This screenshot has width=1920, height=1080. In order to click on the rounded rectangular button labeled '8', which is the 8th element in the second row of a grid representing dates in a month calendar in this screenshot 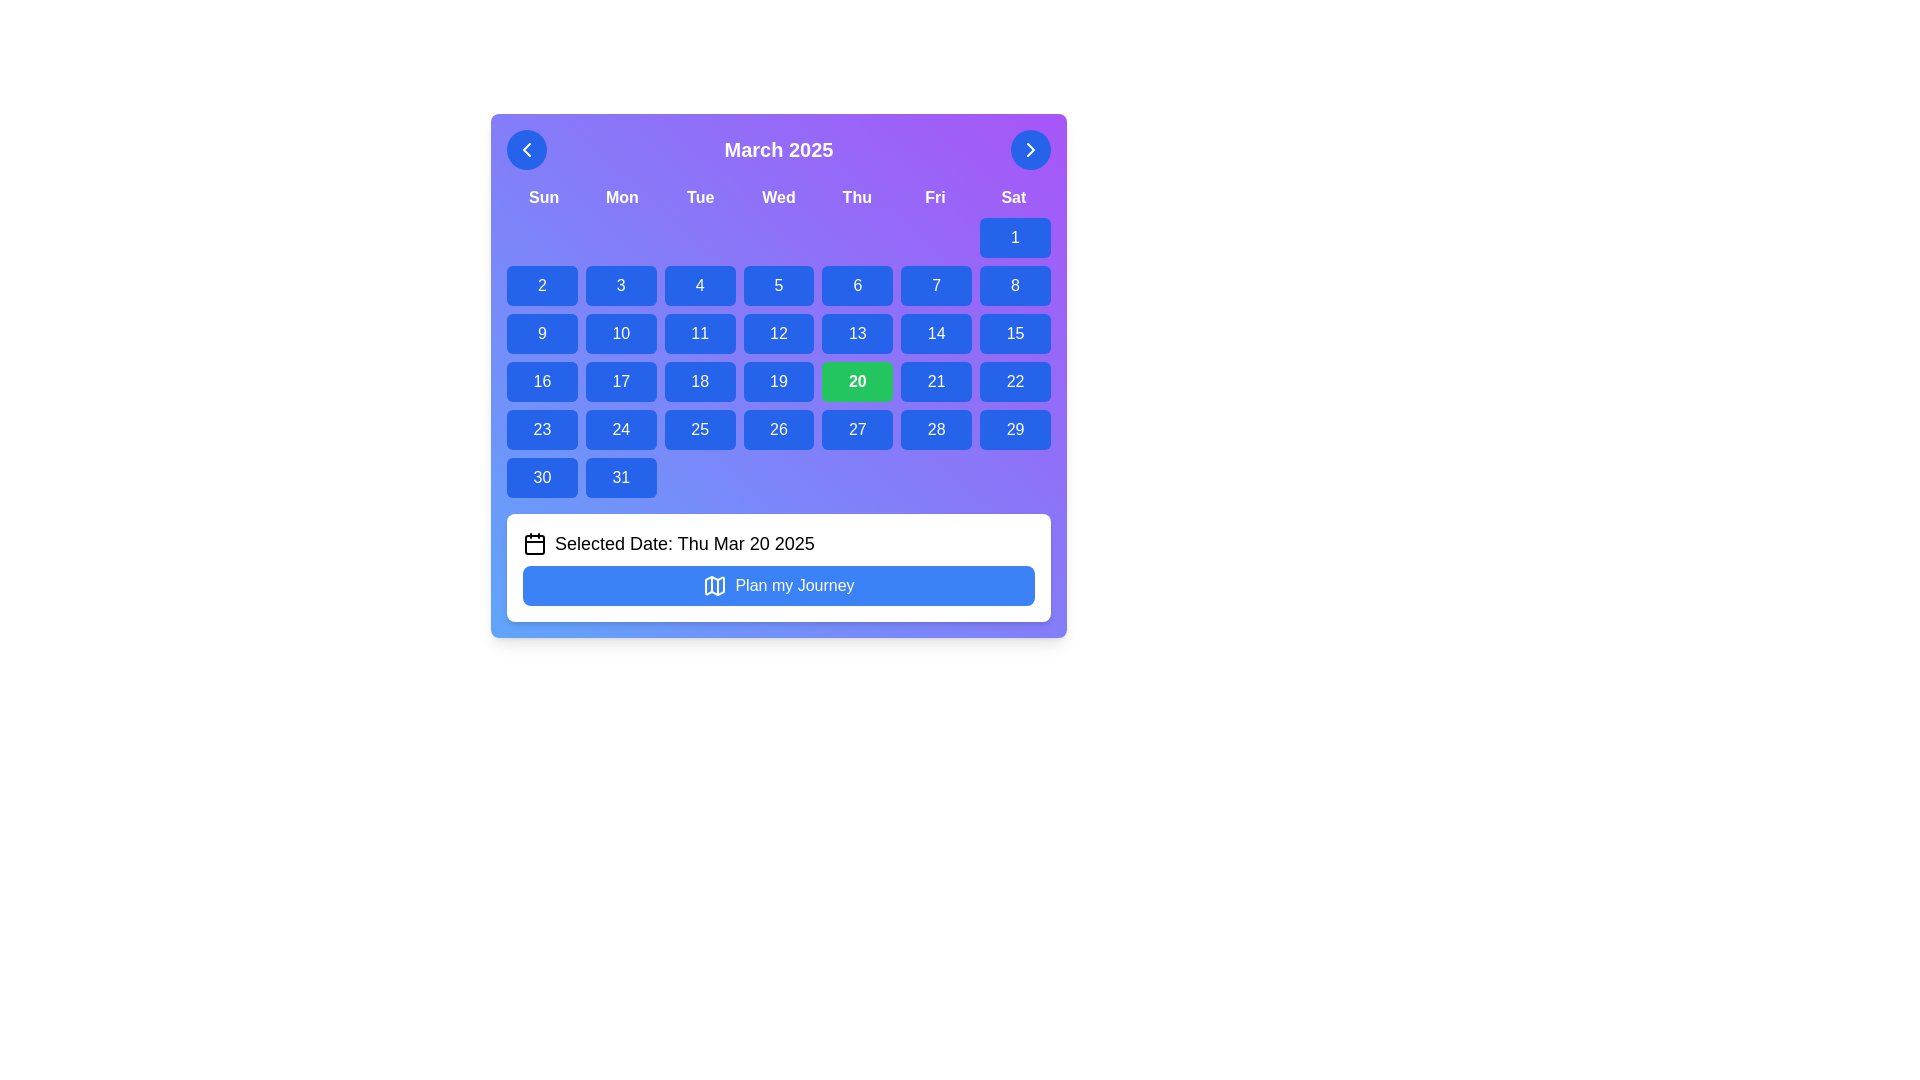, I will do `click(1015, 285)`.